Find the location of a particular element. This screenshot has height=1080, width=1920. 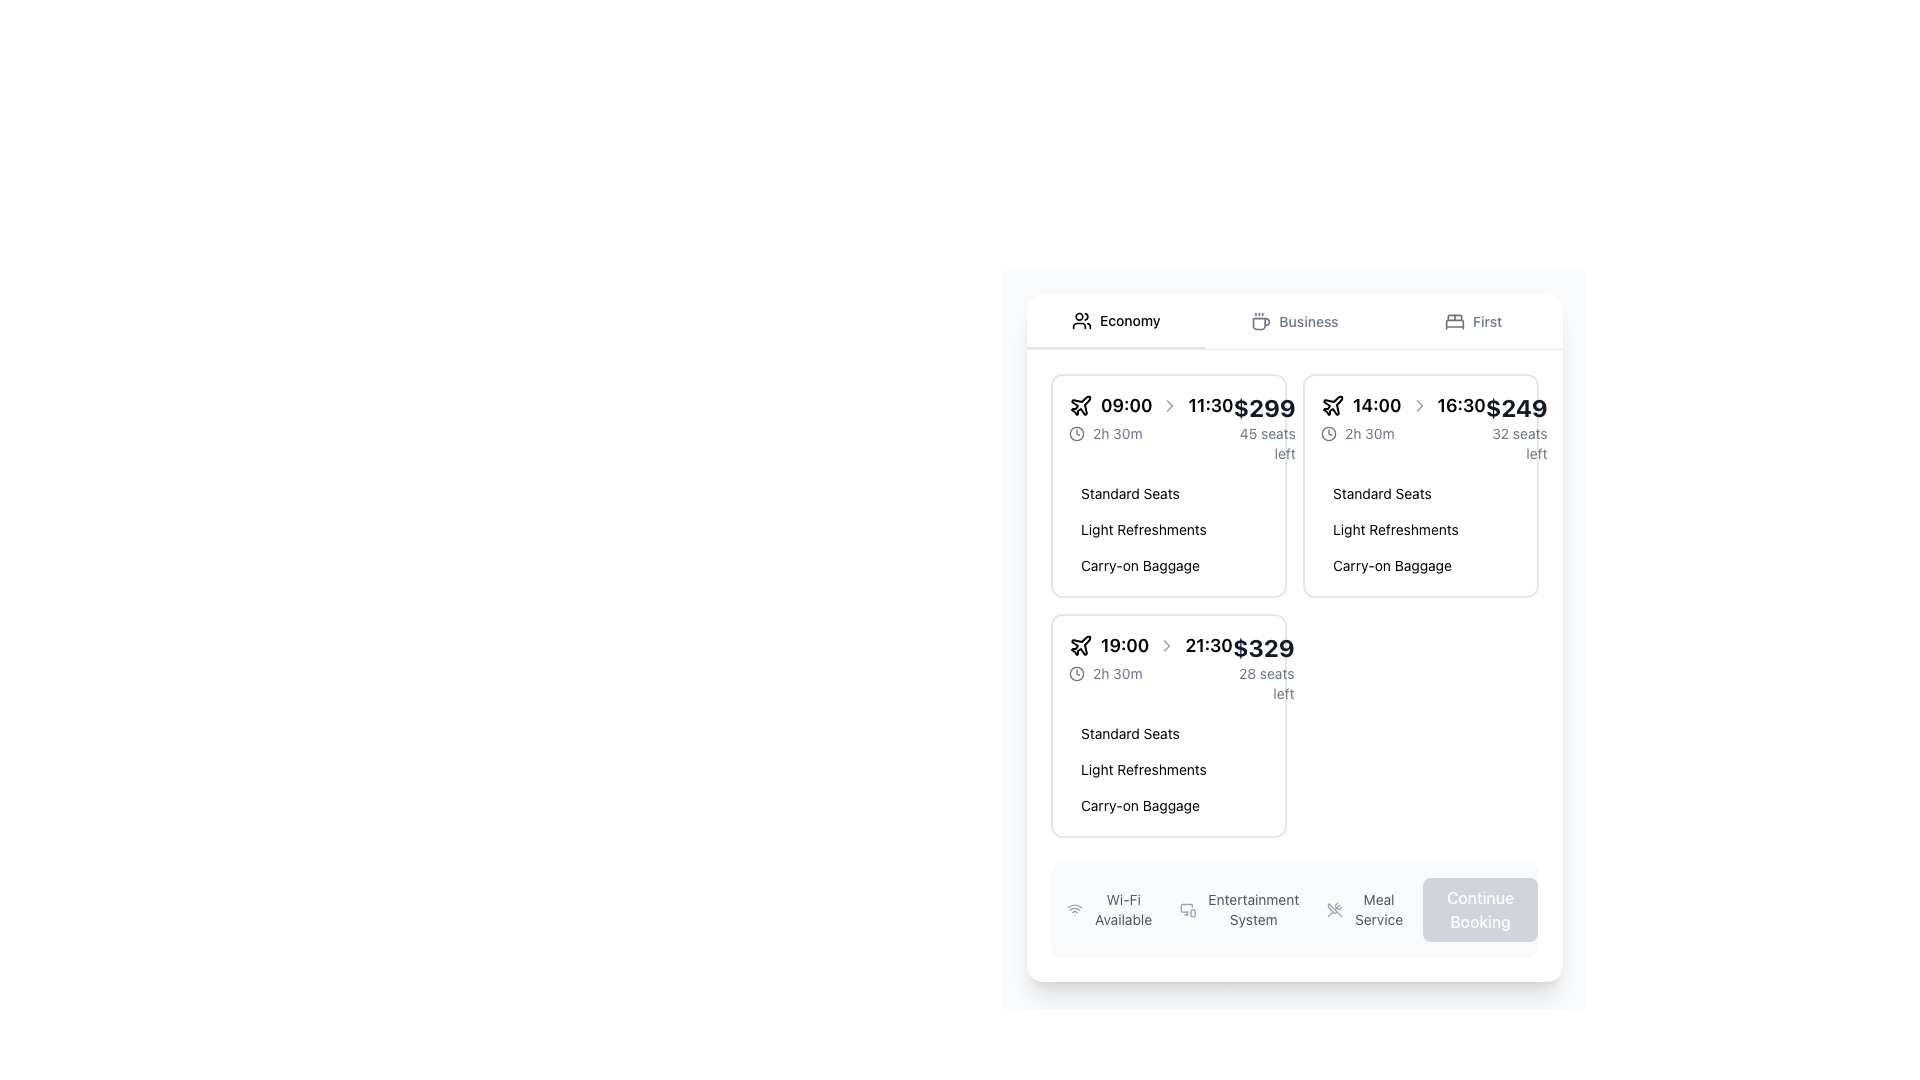

the Text with icons that conveys the departure and arrival times for a specific flight option, located in the upper-right flight entry of the second column in the grid layout is located at coordinates (1402, 405).